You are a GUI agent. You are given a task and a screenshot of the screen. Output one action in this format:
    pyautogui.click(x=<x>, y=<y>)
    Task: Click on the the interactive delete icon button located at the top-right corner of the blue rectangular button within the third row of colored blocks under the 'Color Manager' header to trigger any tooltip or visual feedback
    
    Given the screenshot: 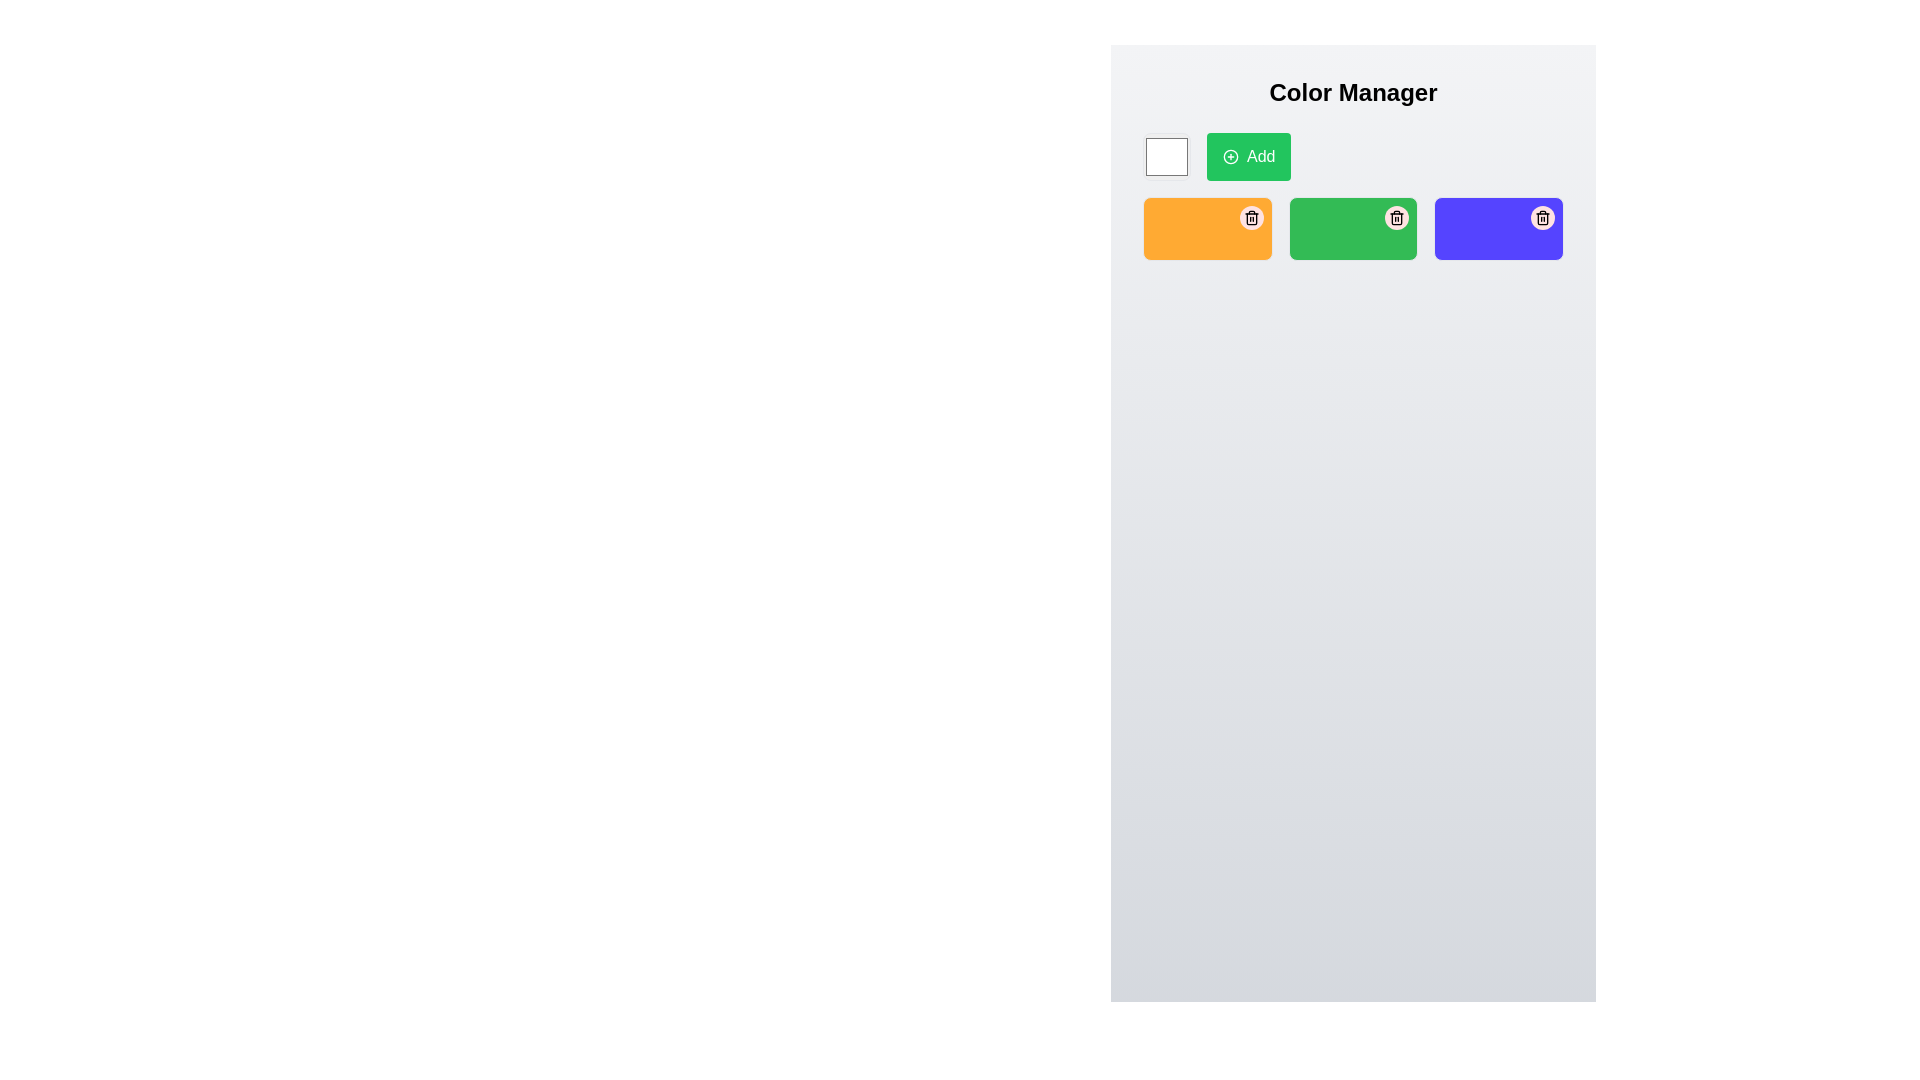 What is the action you would take?
    pyautogui.click(x=1541, y=218)
    